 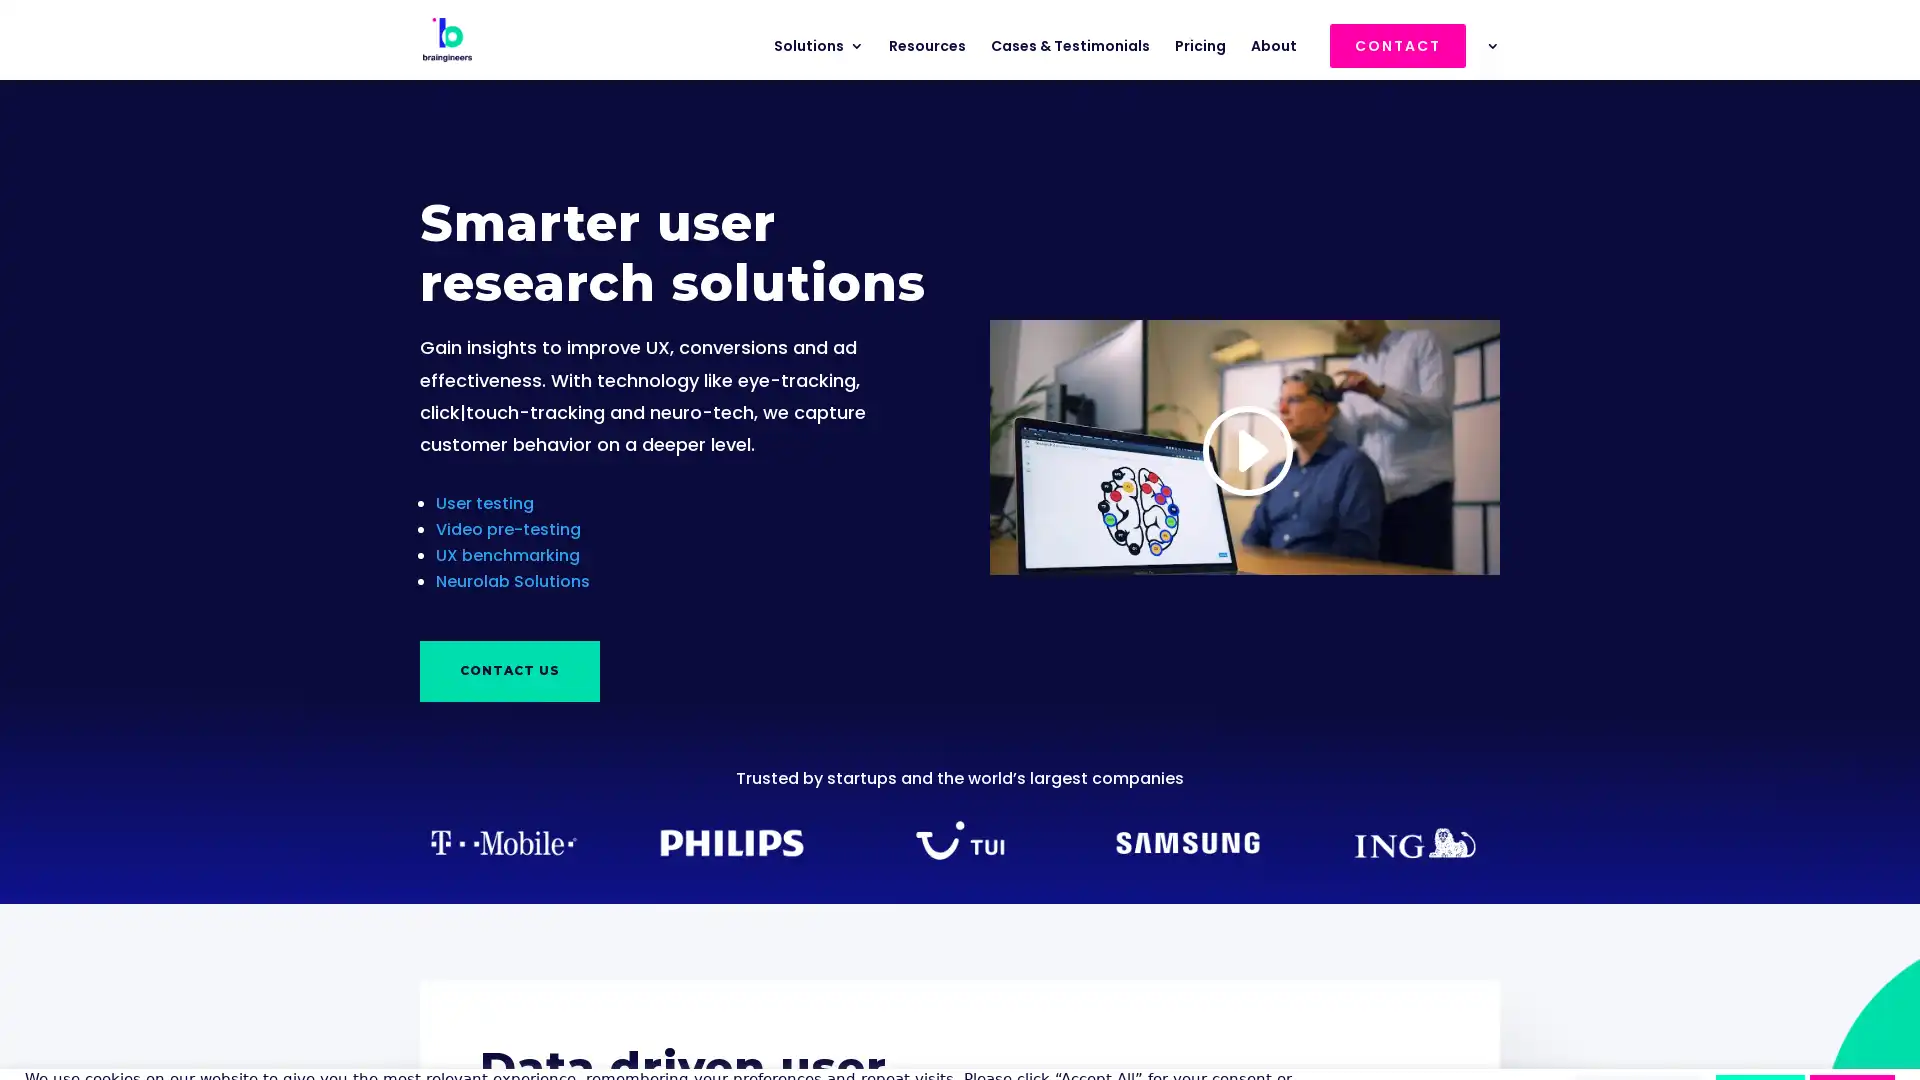 I want to click on enter full screen, so click(x=1425, y=527).